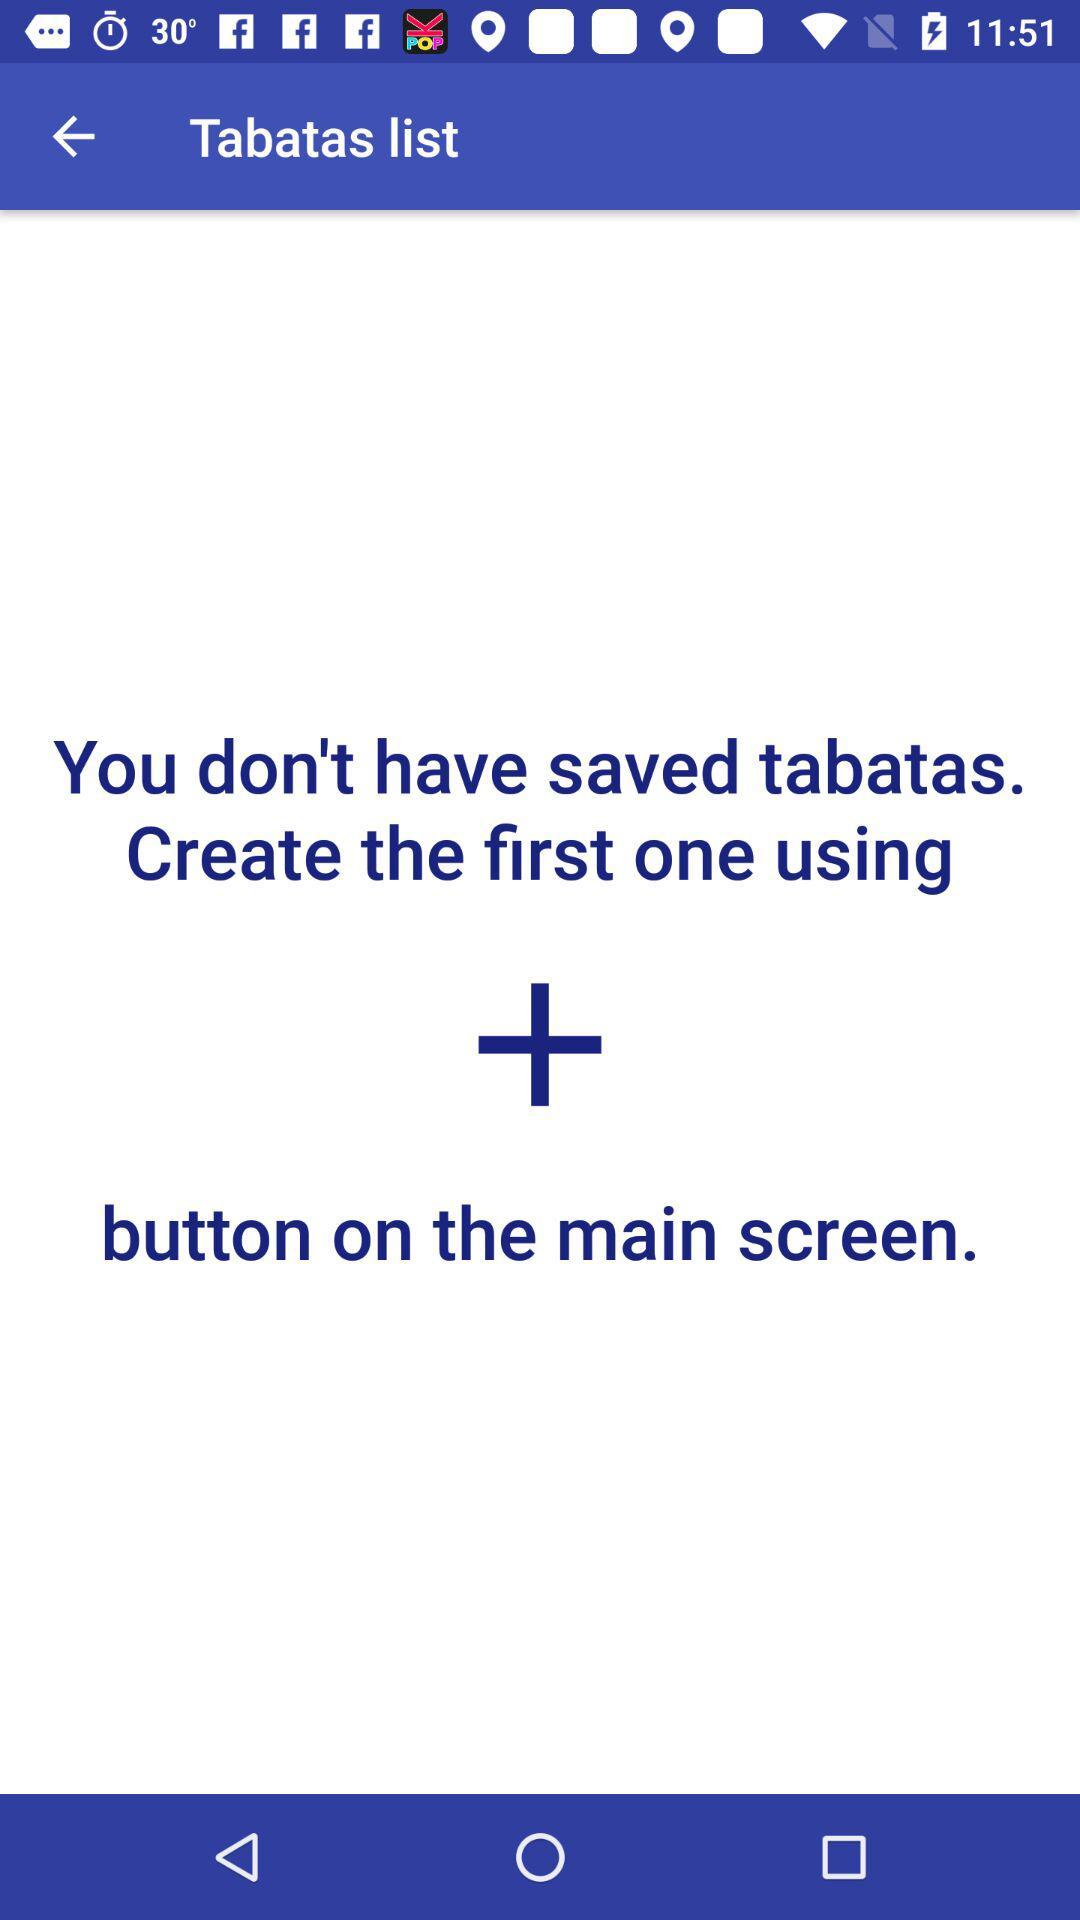  What do you see at coordinates (72, 135) in the screenshot?
I see `icon to the left of tabatas list item` at bounding box center [72, 135].